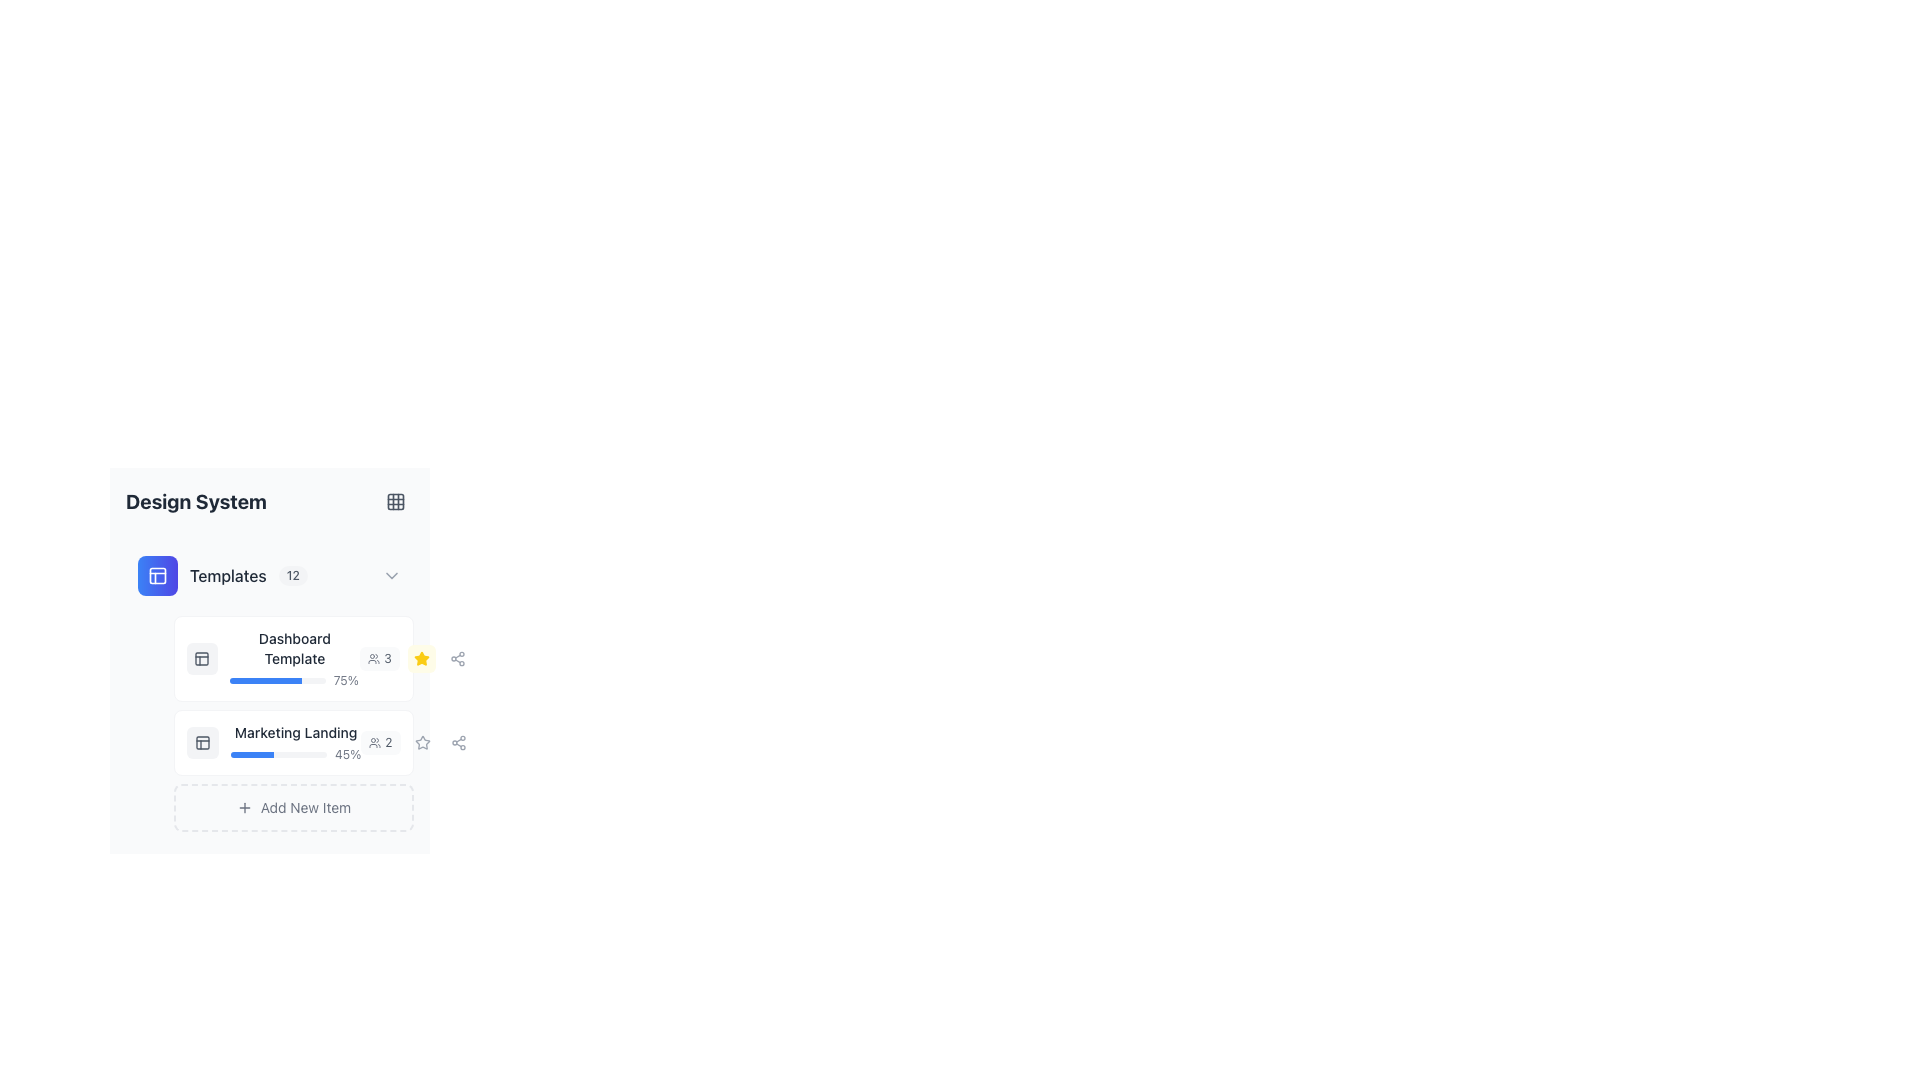 The height and width of the screenshot is (1080, 1920). I want to click on the text displaying the number of users associated with the 'Marketing Landing' template, located in the bottom-right corner of the light gray rounded rectangular component labeled 'Marketing Landing', so click(388, 743).